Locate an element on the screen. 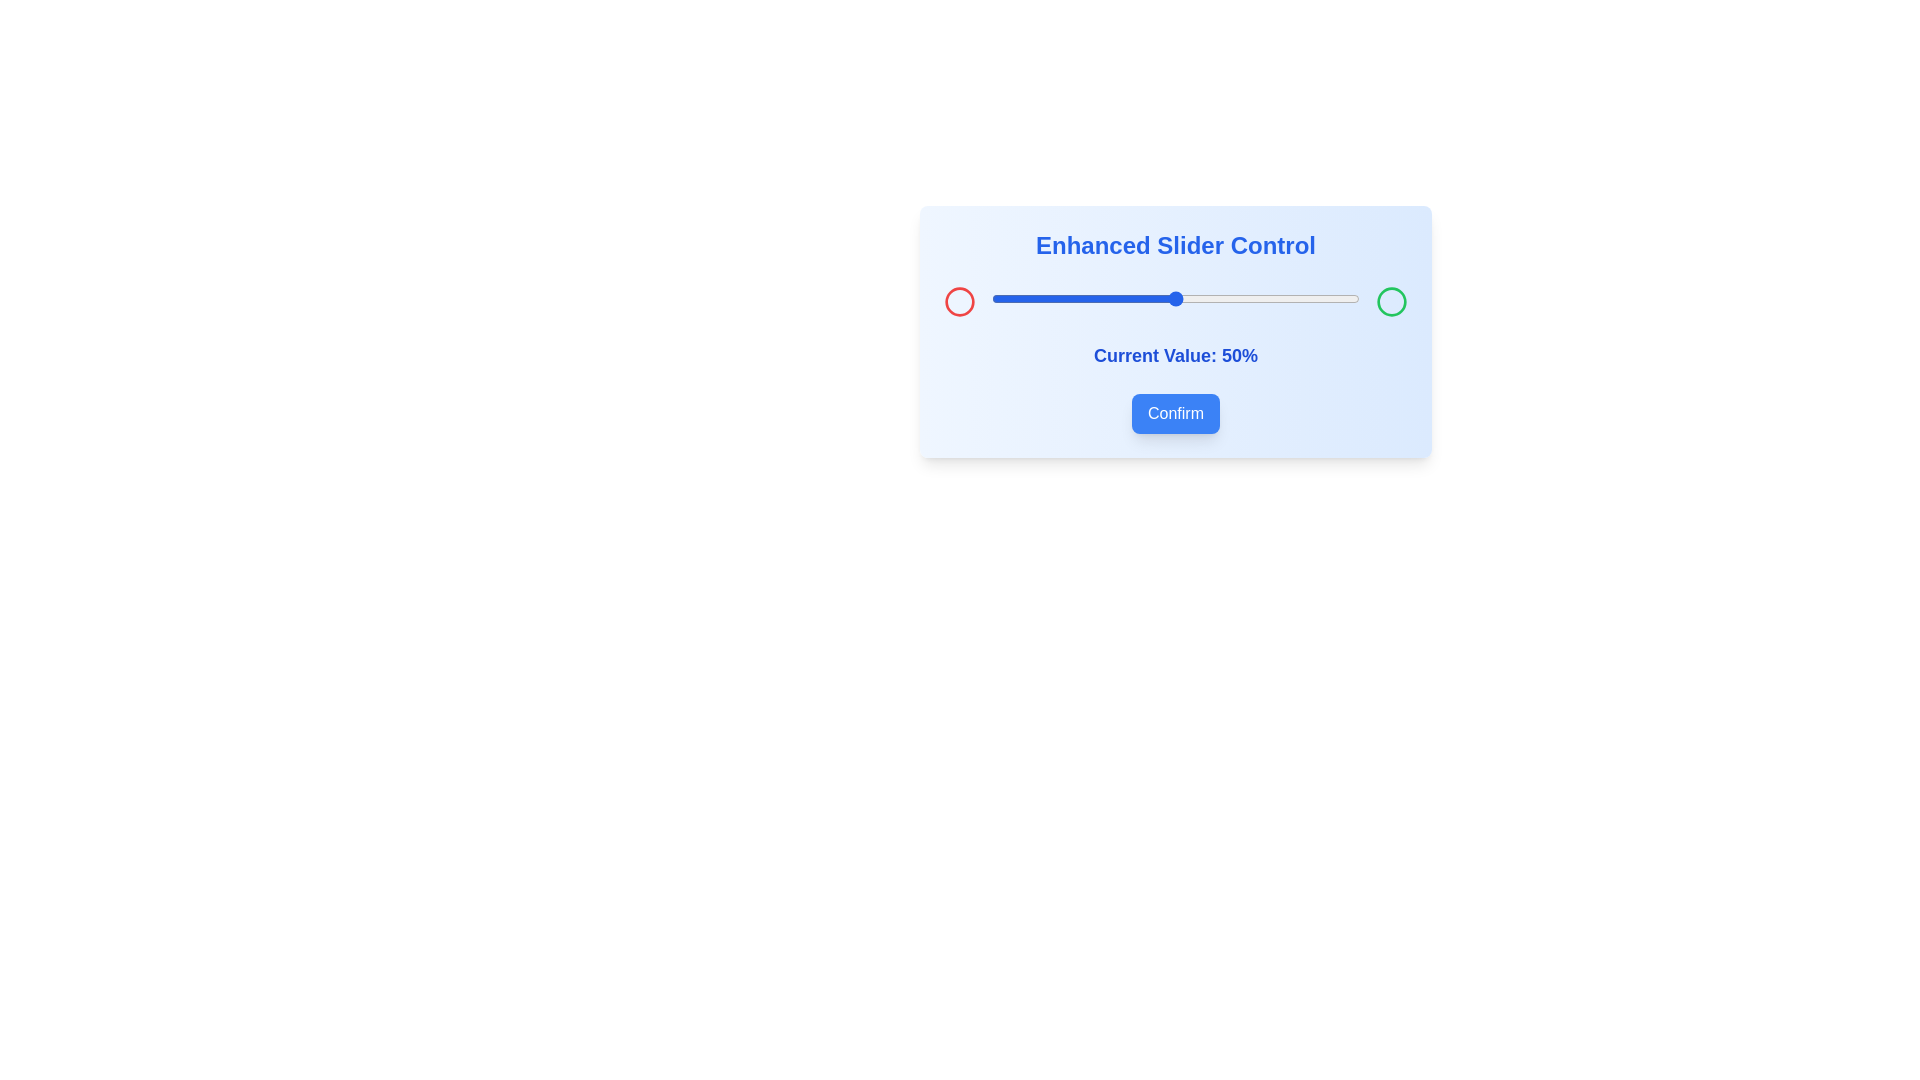 The image size is (1920, 1080). the slider value is located at coordinates (1093, 299).